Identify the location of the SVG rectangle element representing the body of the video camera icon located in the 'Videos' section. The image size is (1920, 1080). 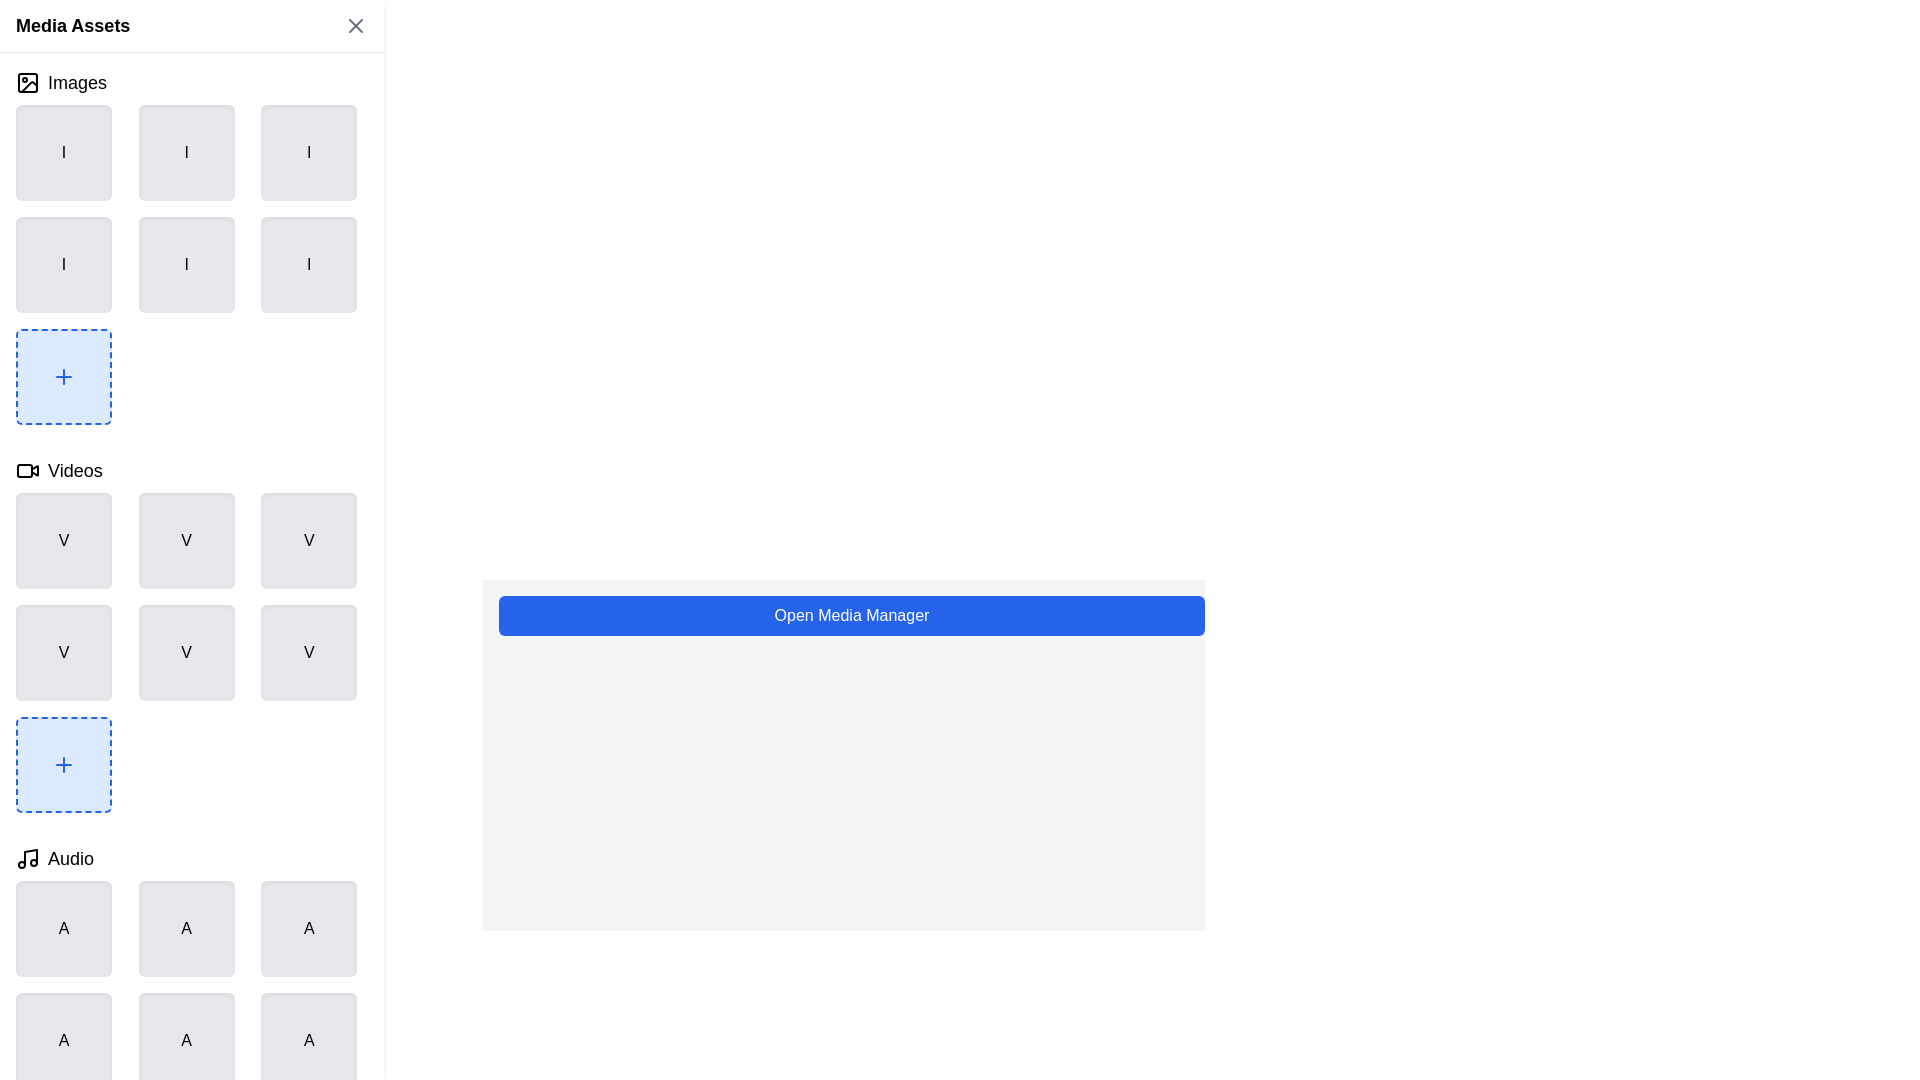
(24, 470).